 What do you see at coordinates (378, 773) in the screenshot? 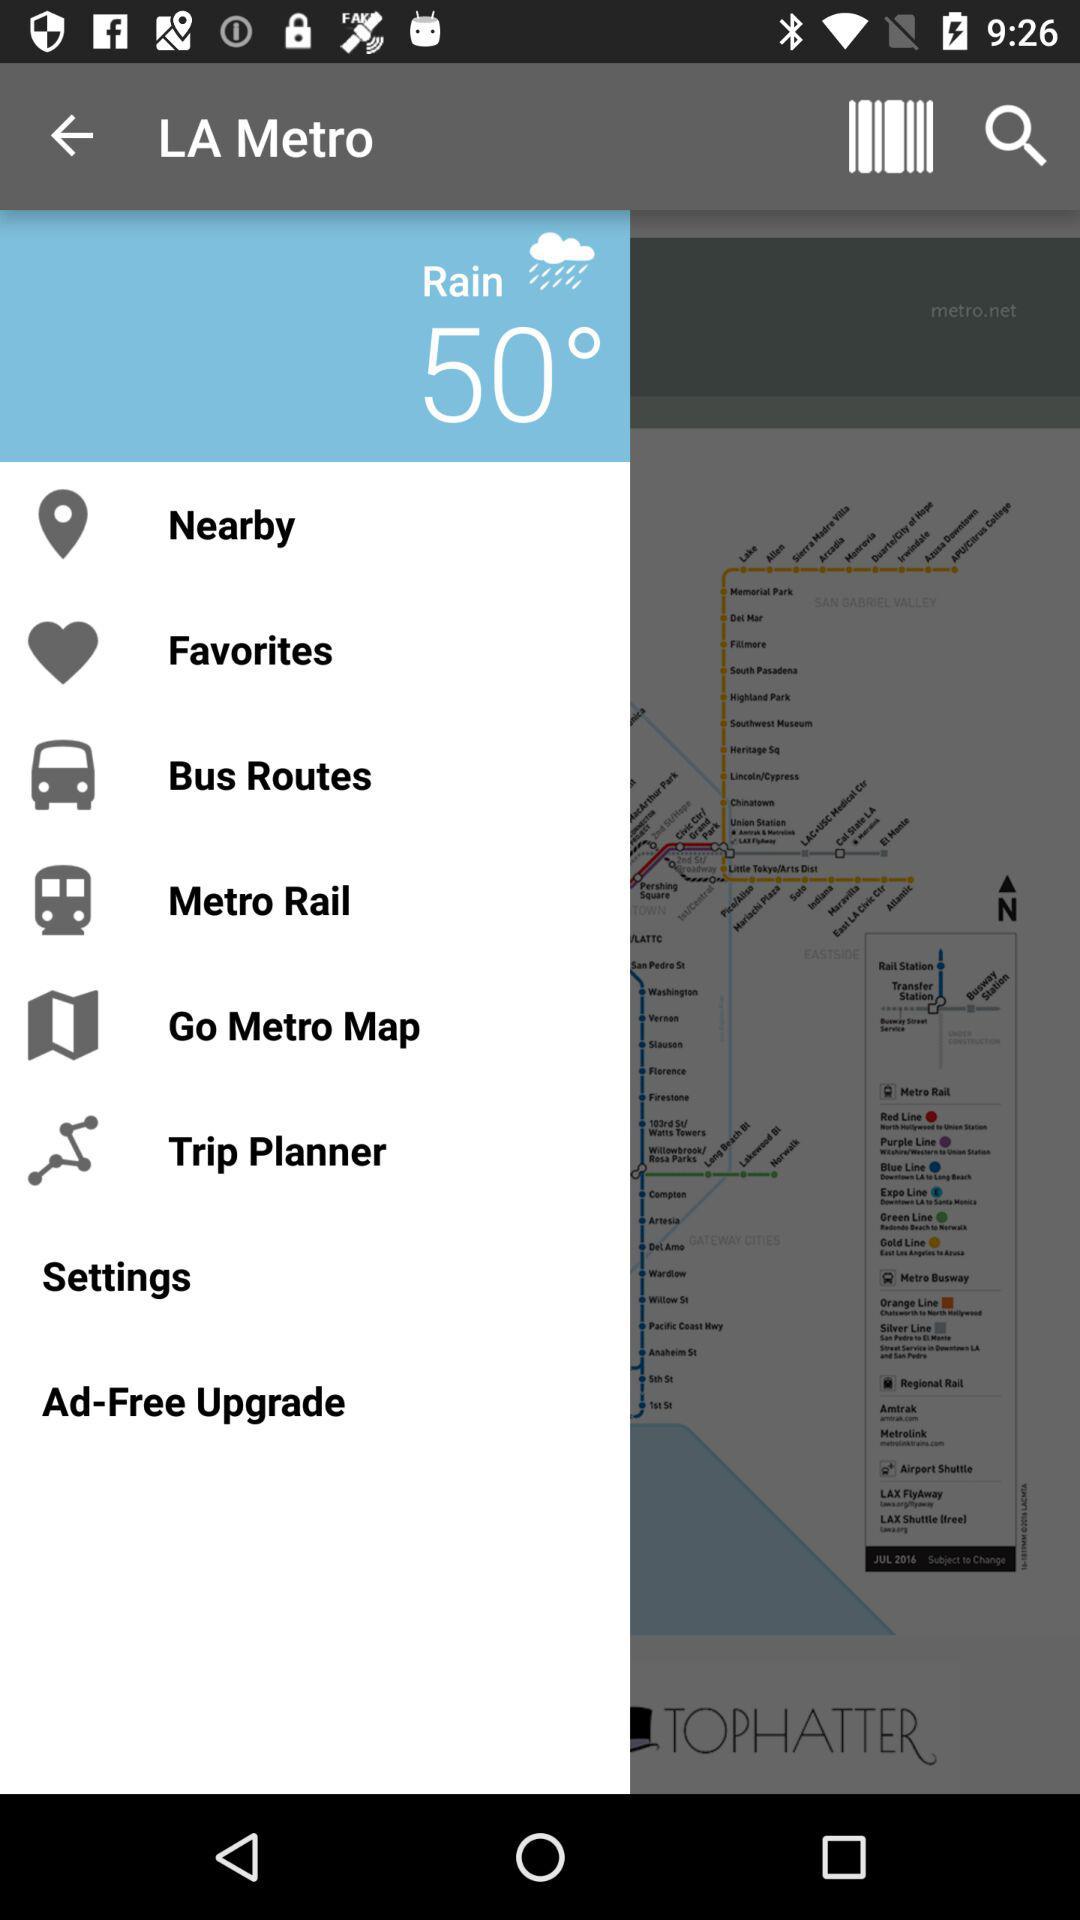
I see `bus routes item` at bounding box center [378, 773].